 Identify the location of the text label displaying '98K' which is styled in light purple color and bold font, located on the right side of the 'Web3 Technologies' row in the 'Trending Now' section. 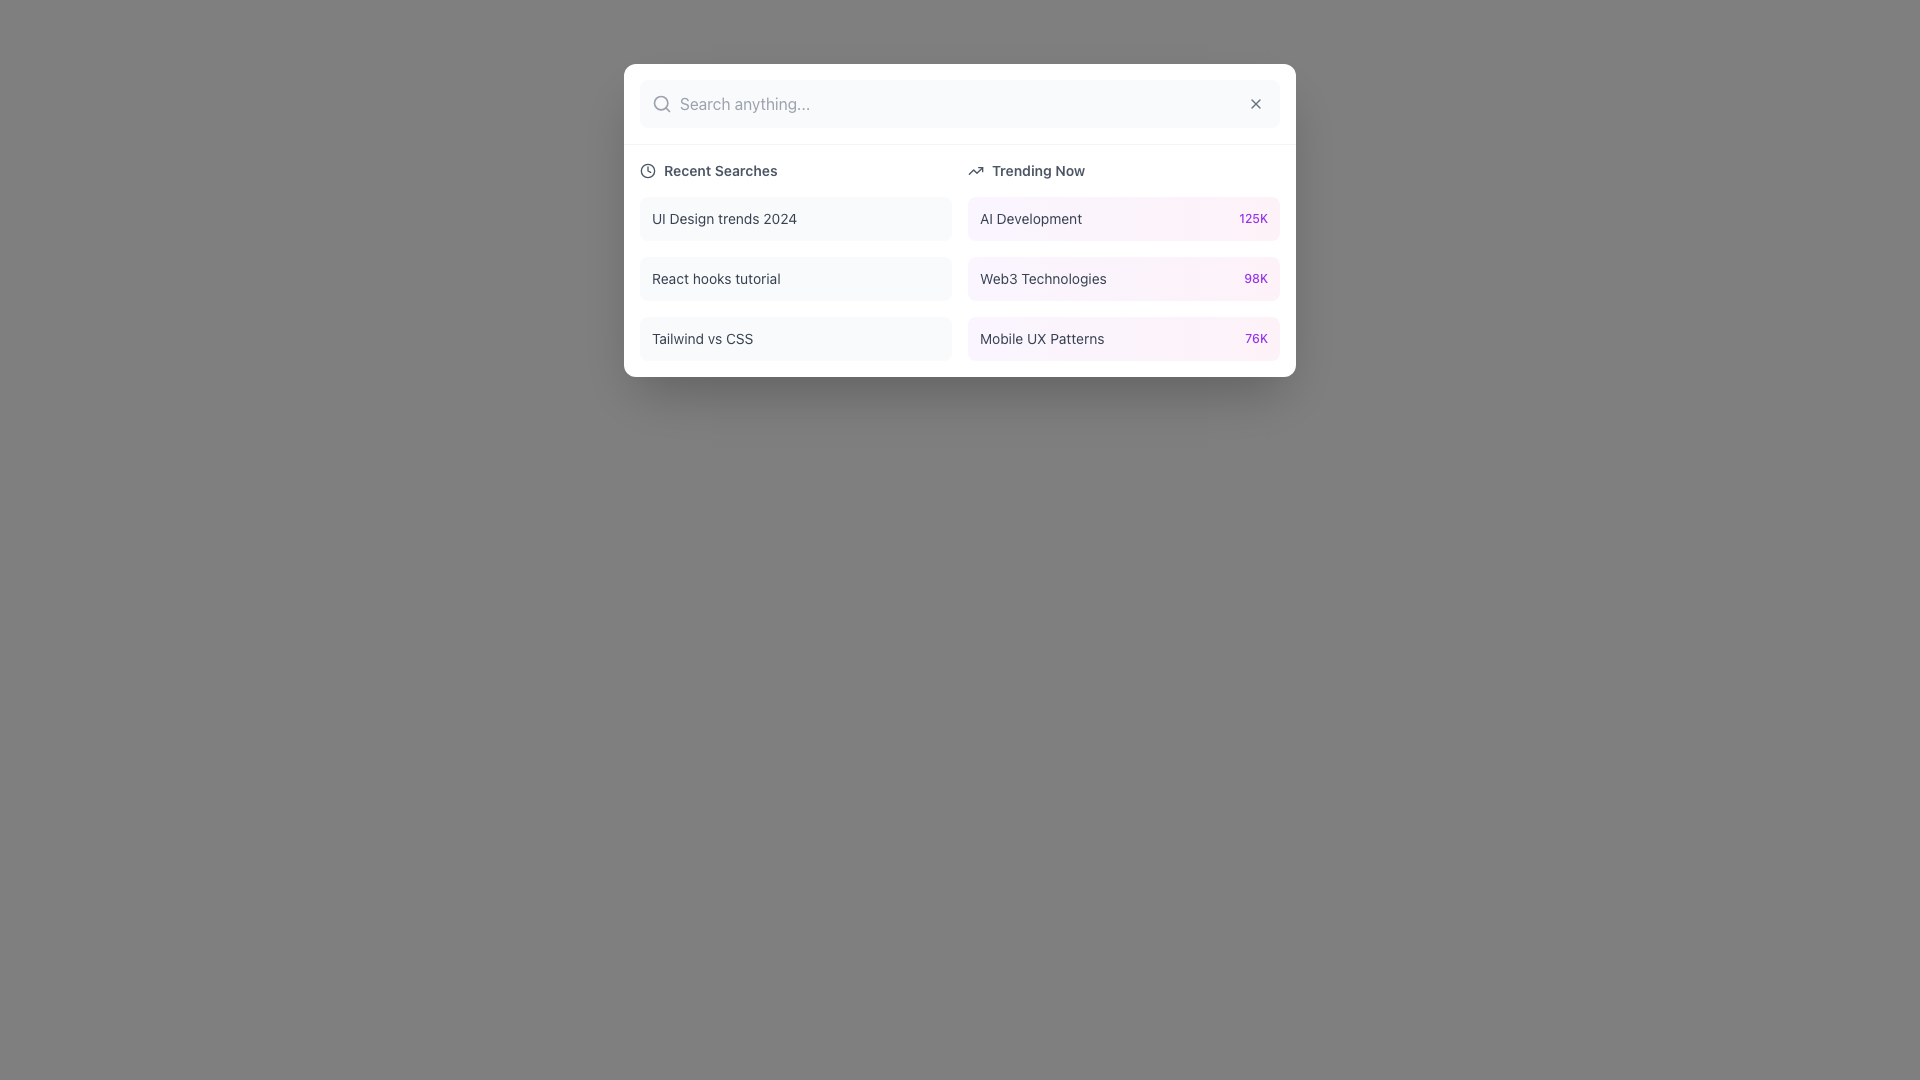
(1255, 278).